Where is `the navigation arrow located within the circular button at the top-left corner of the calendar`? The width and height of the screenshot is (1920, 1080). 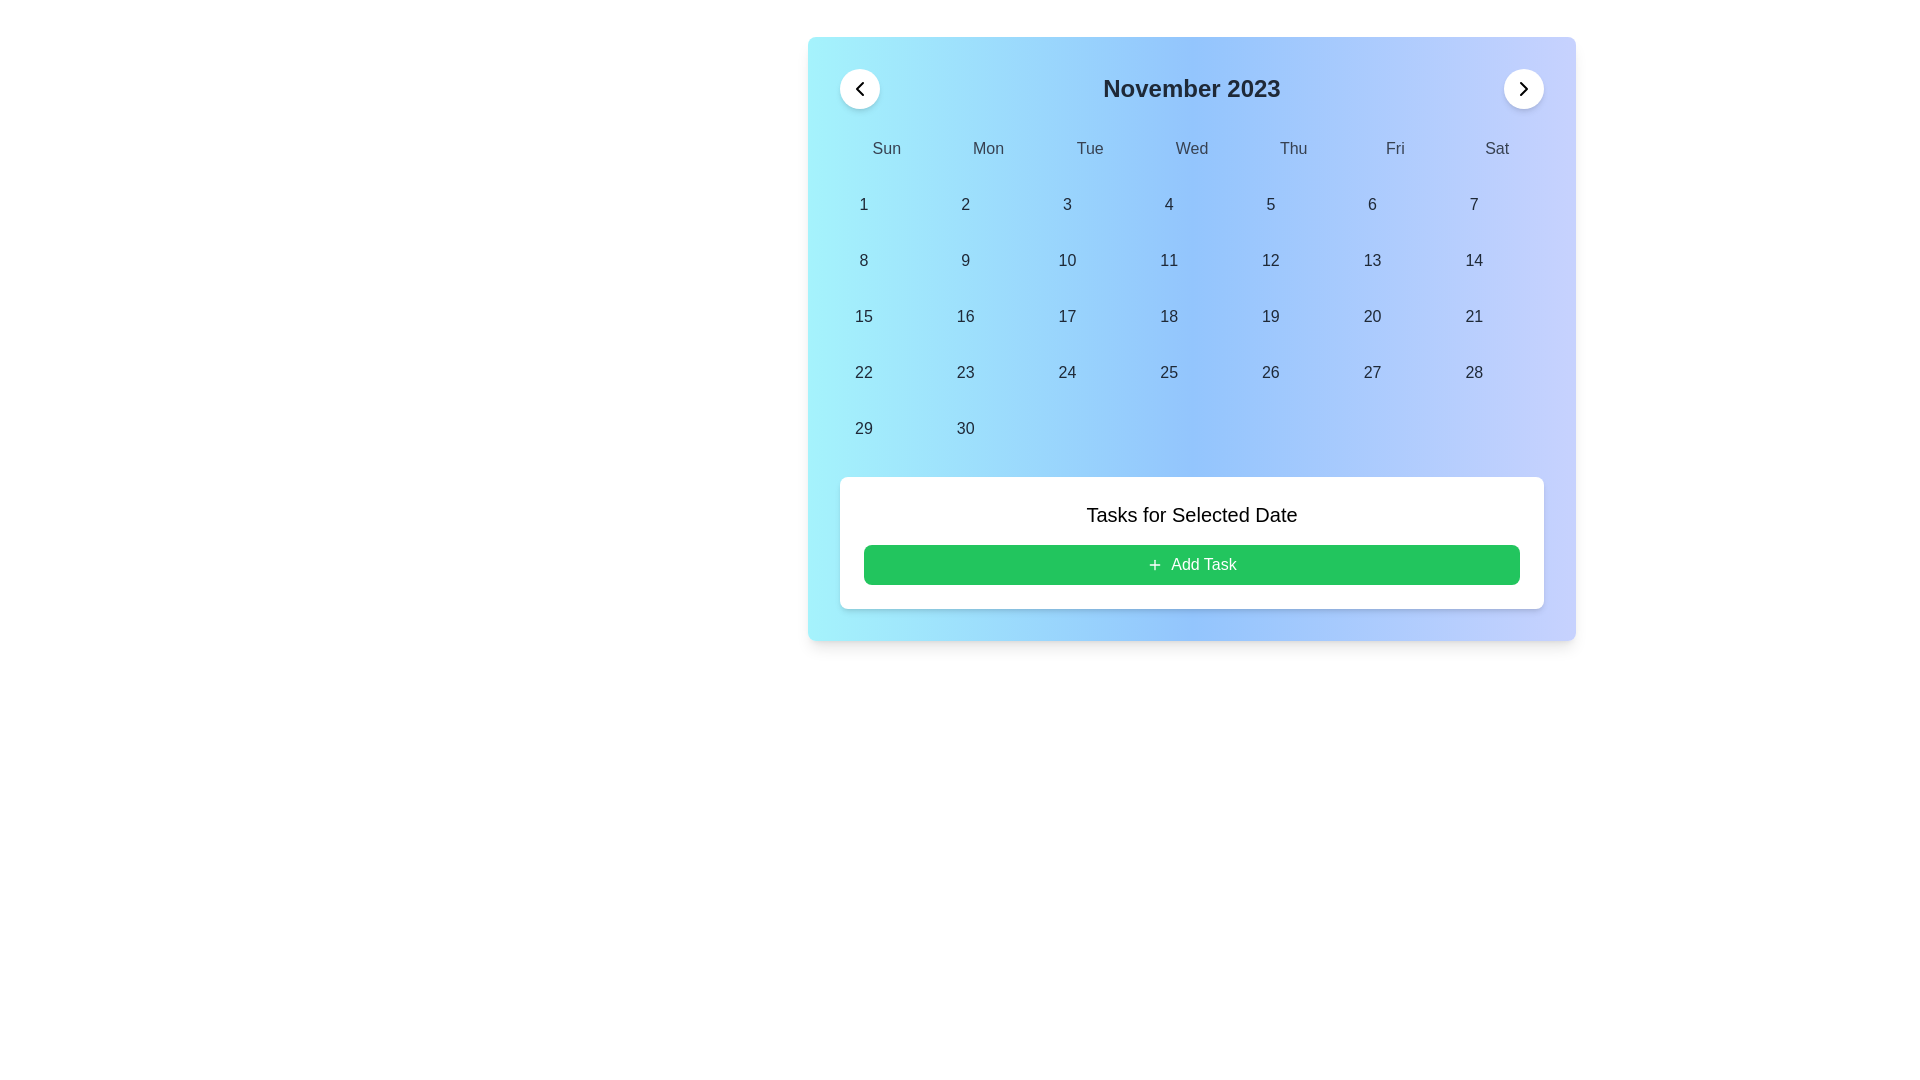
the navigation arrow located within the circular button at the top-left corner of the calendar is located at coordinates (859, 87).